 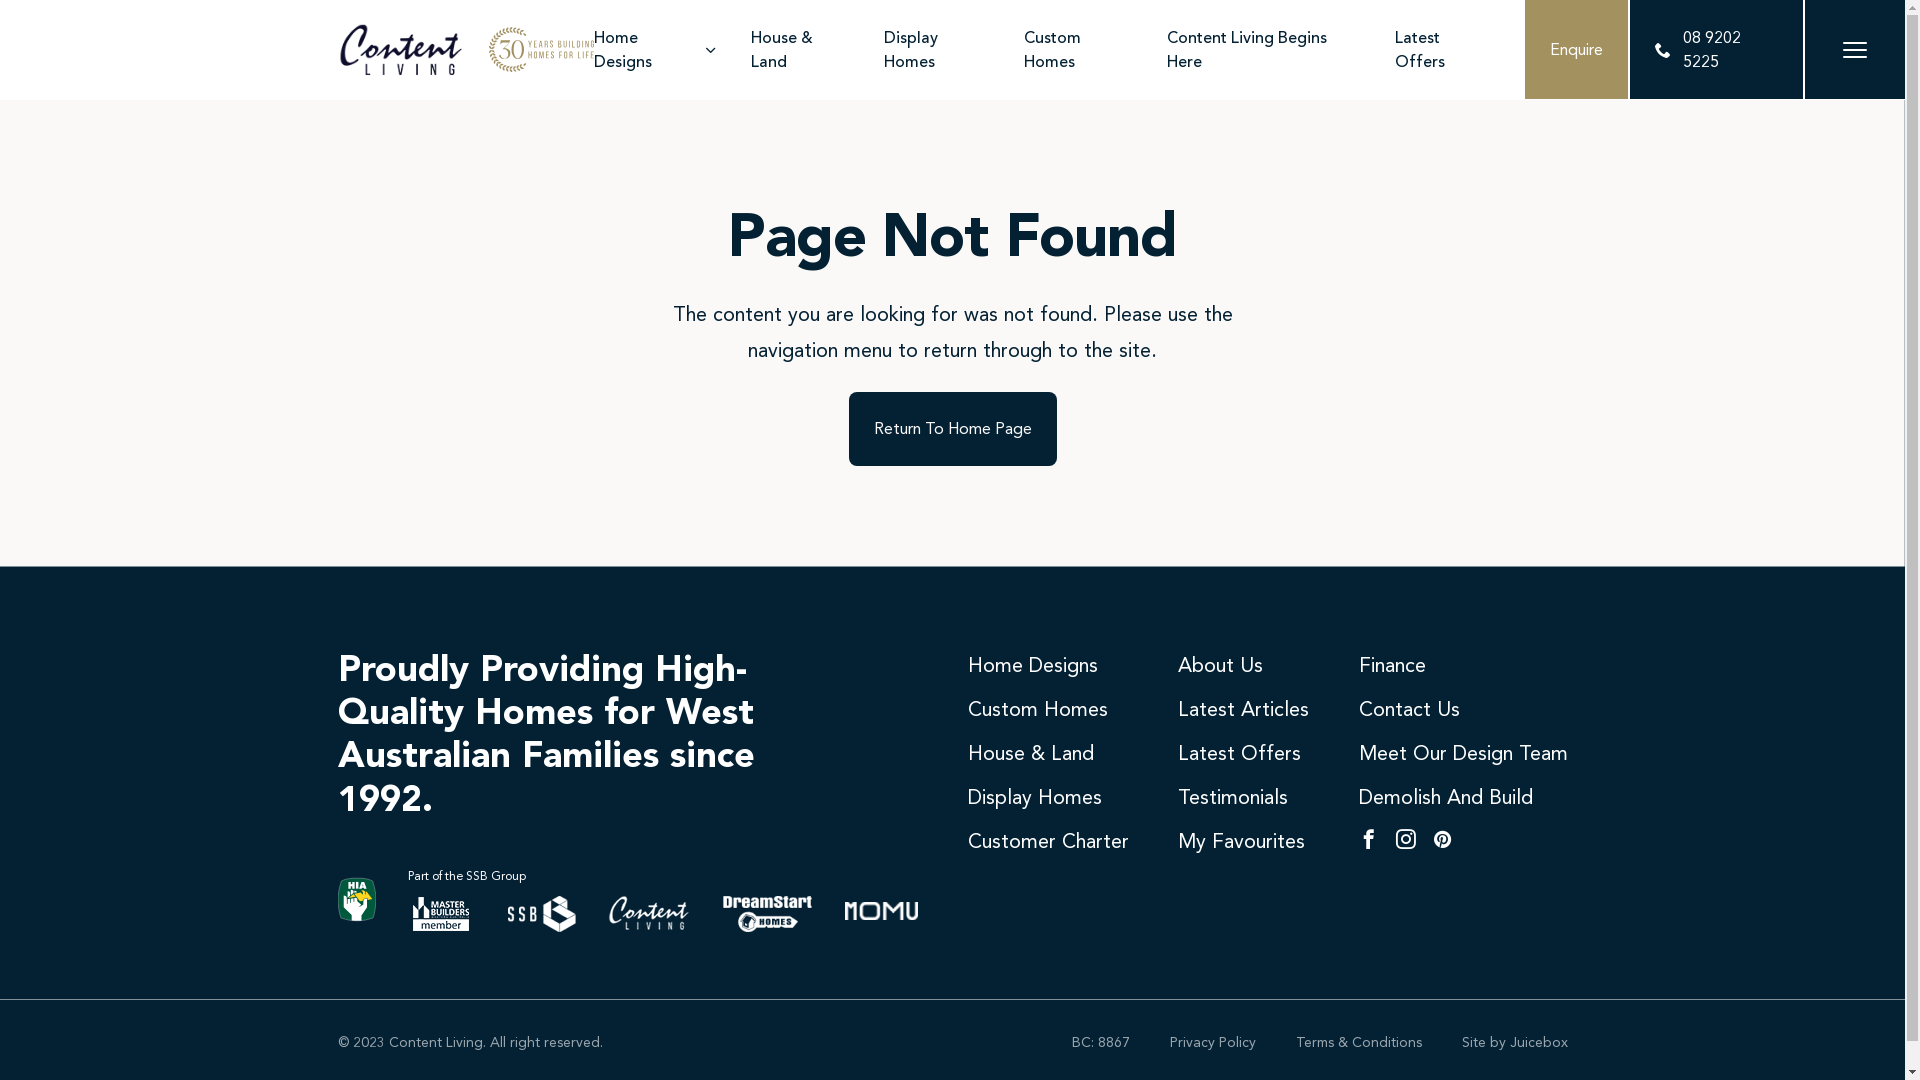 I want to click on 'Testimonials', so click(x=1232, y=796).